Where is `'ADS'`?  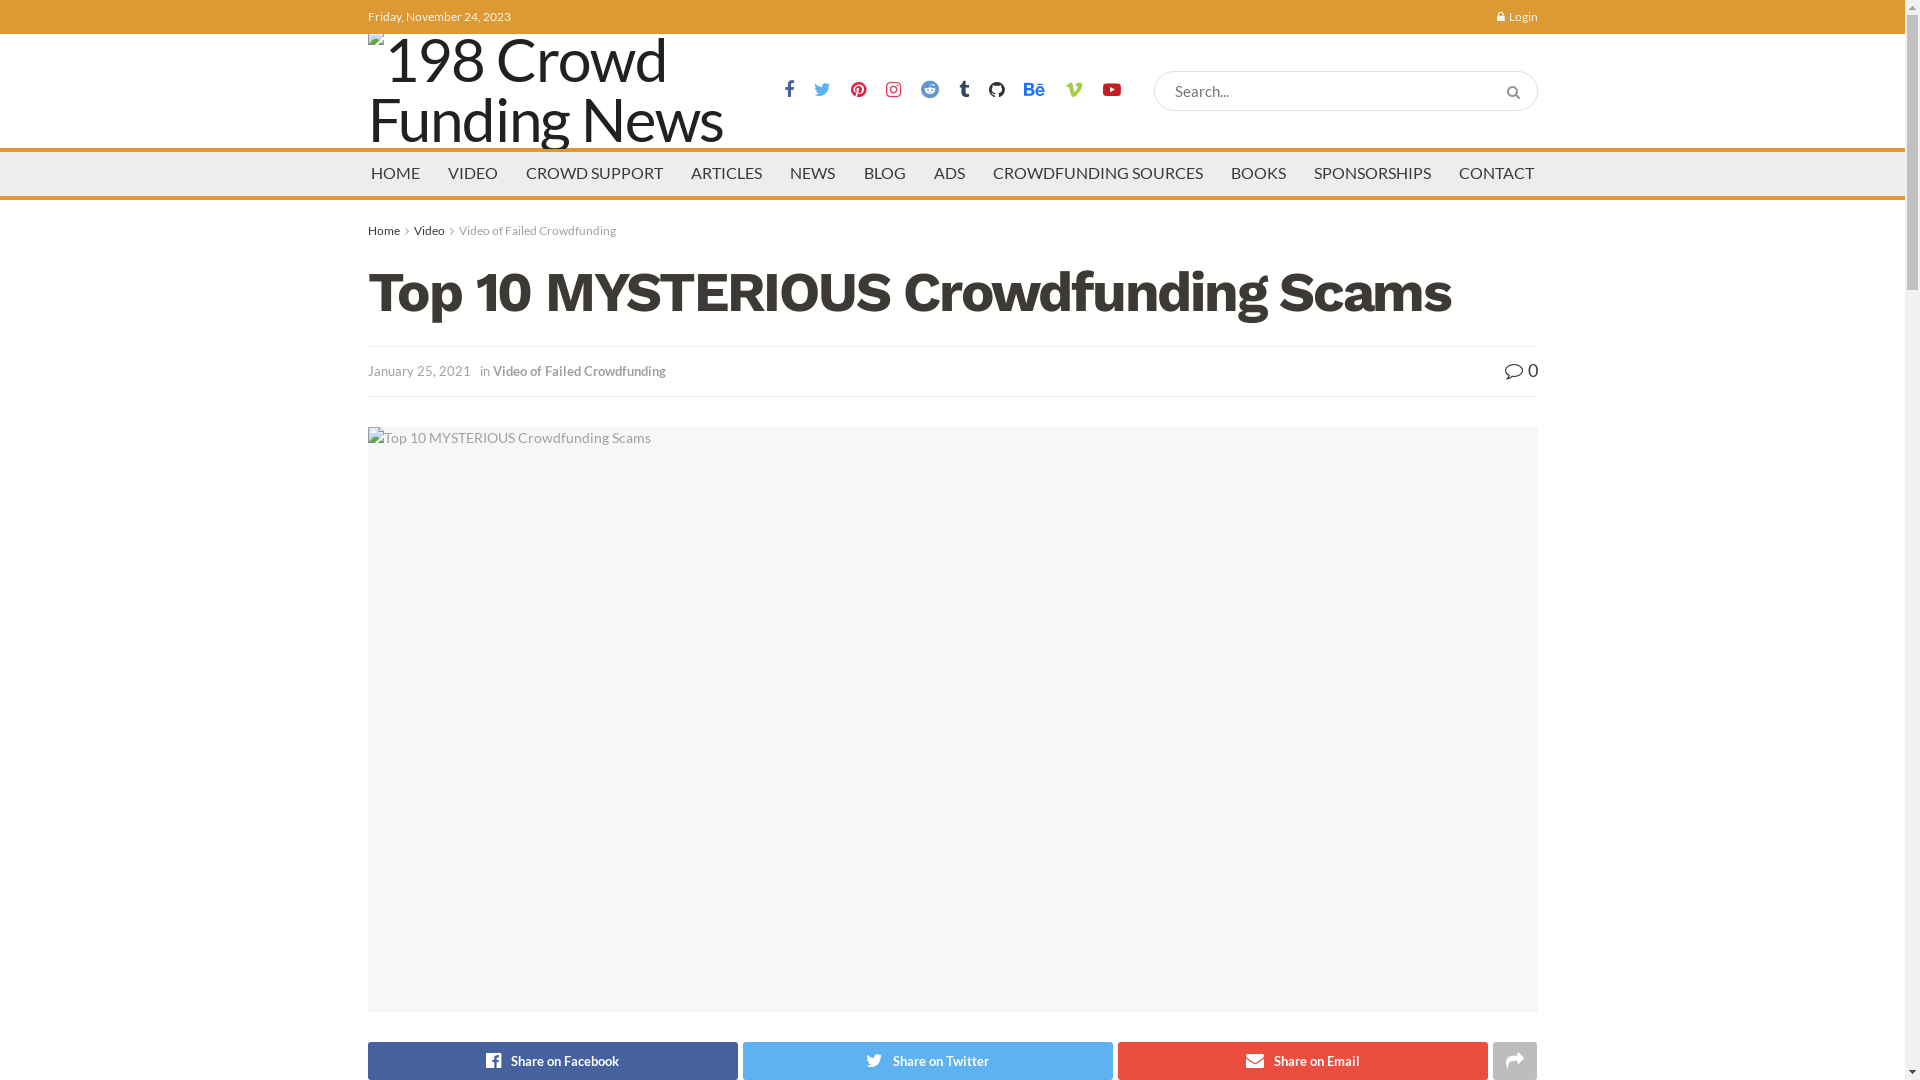 'ADS' is located at coordinates (933, 171).